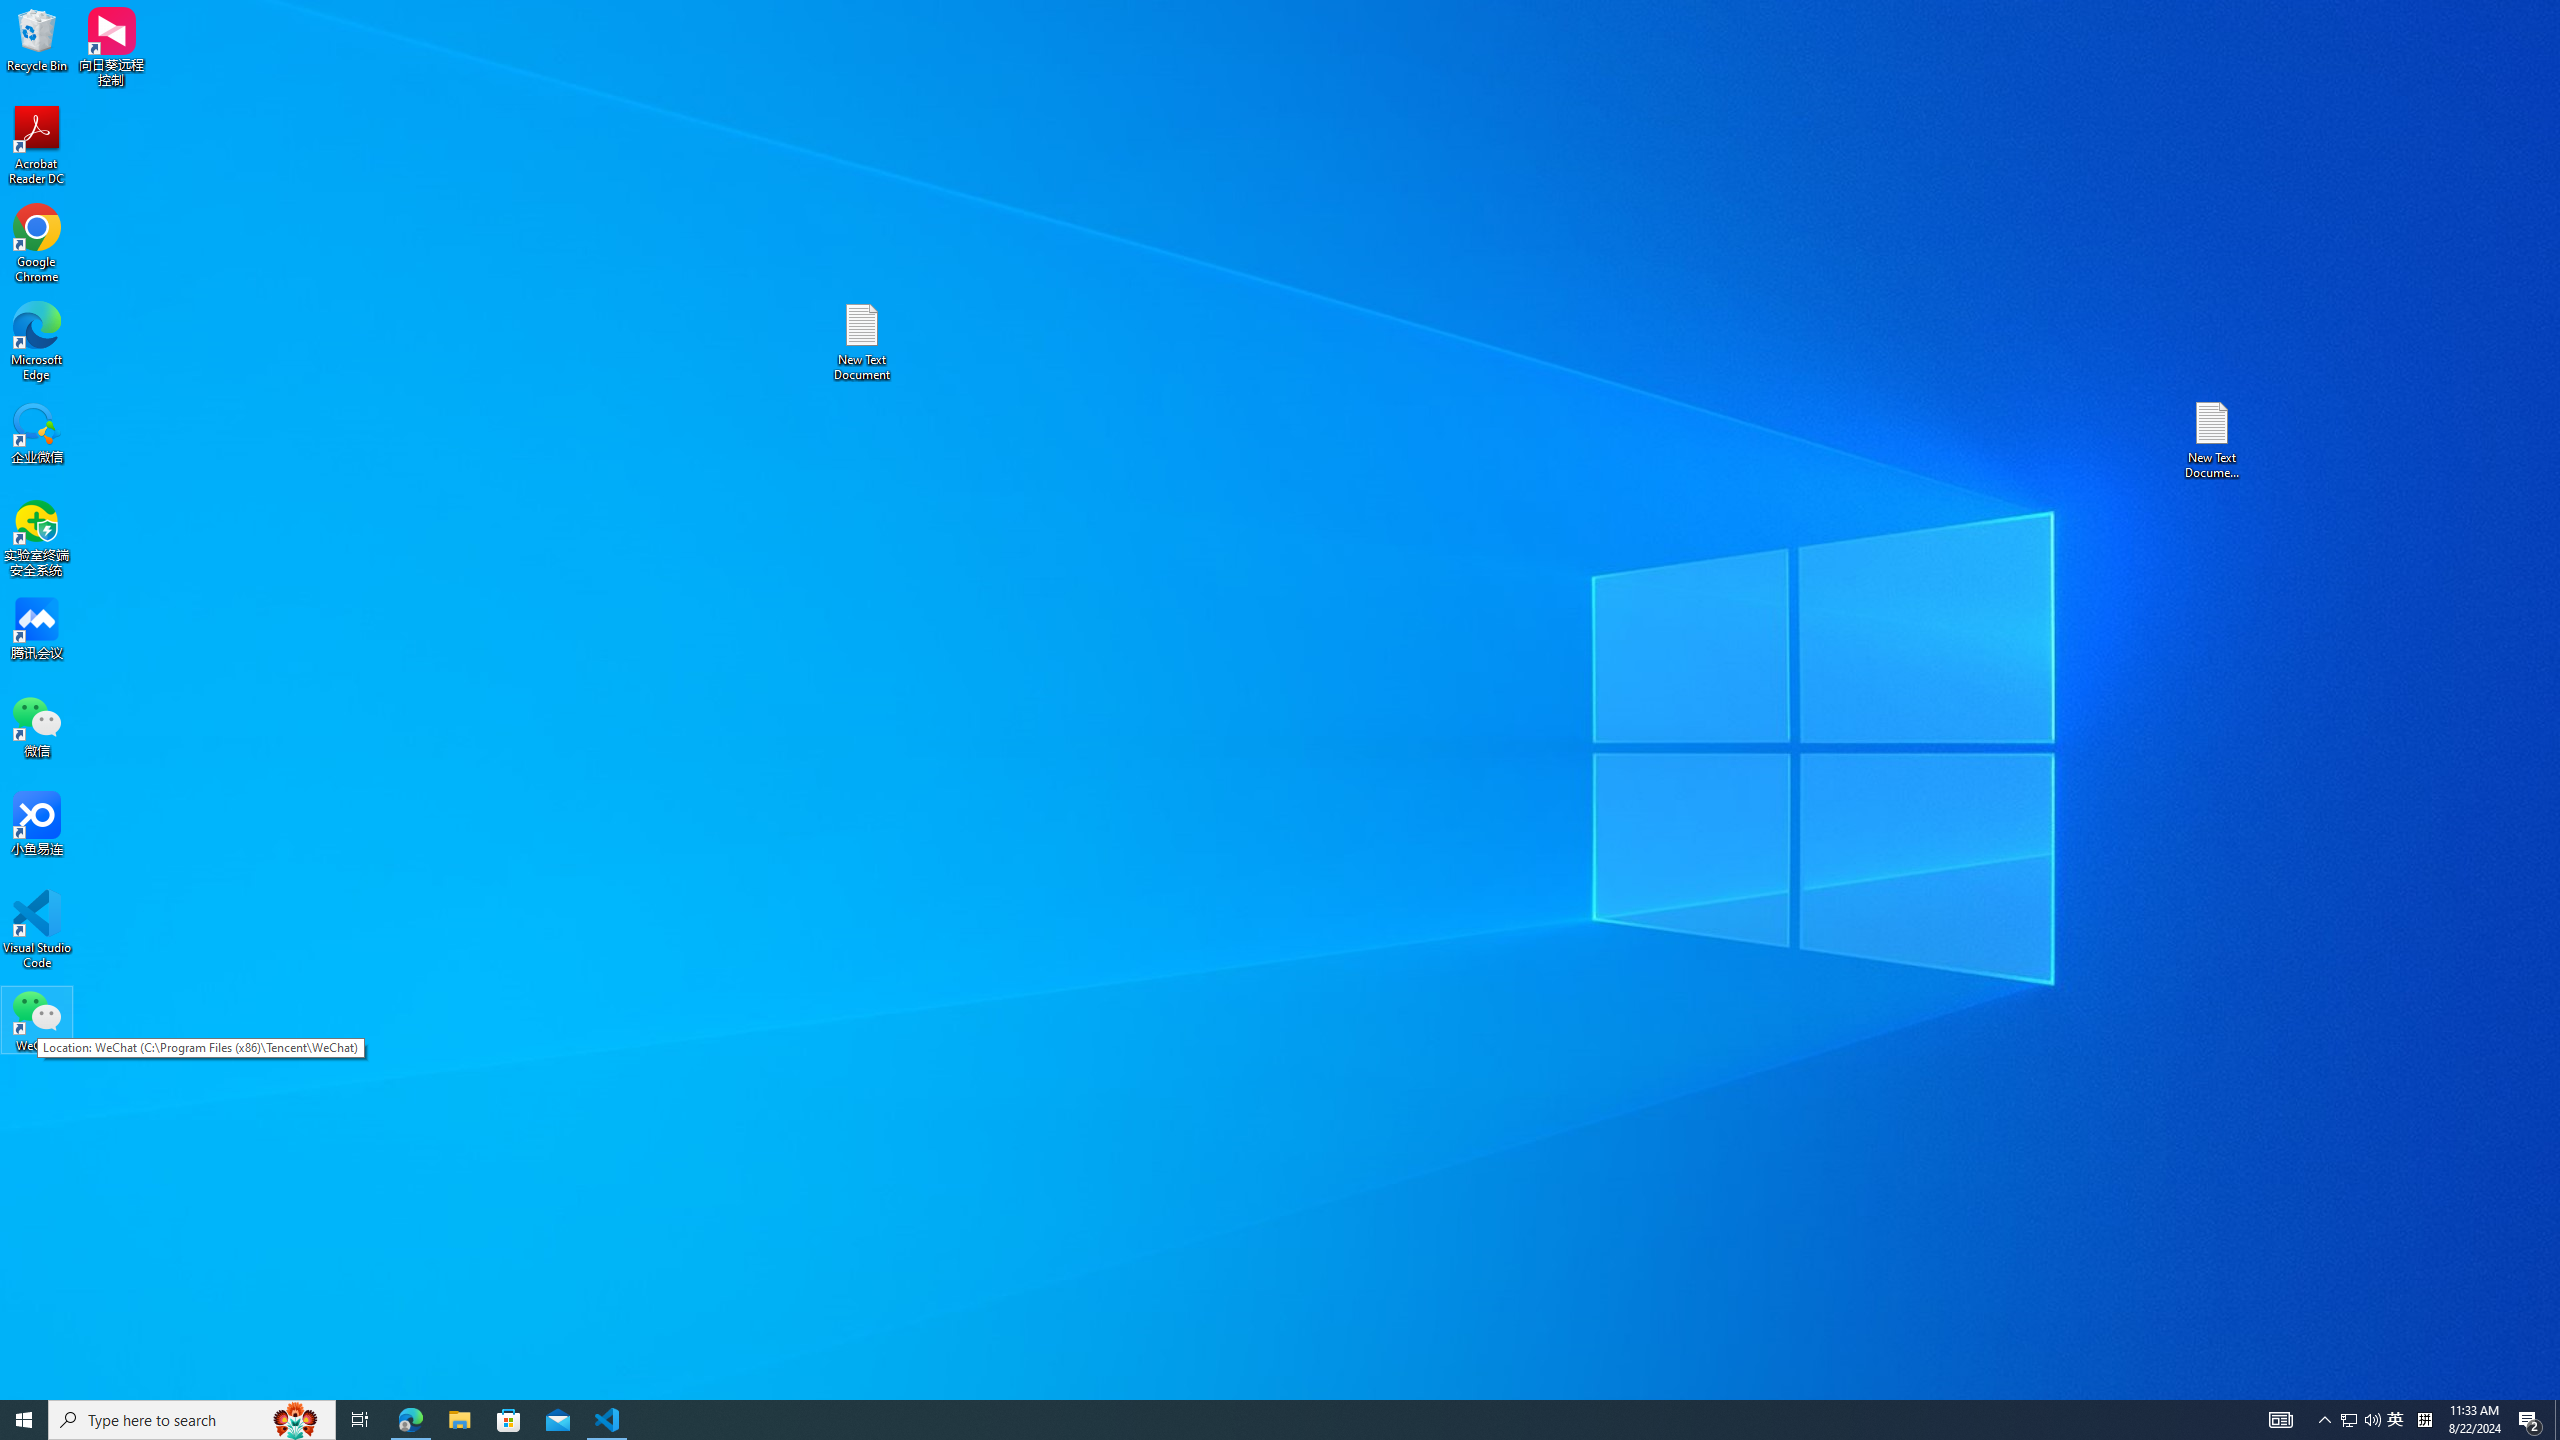 This screenshot has height=1440, width=2560. I want to click on 'Microsoft Store', so click(509, 1418).